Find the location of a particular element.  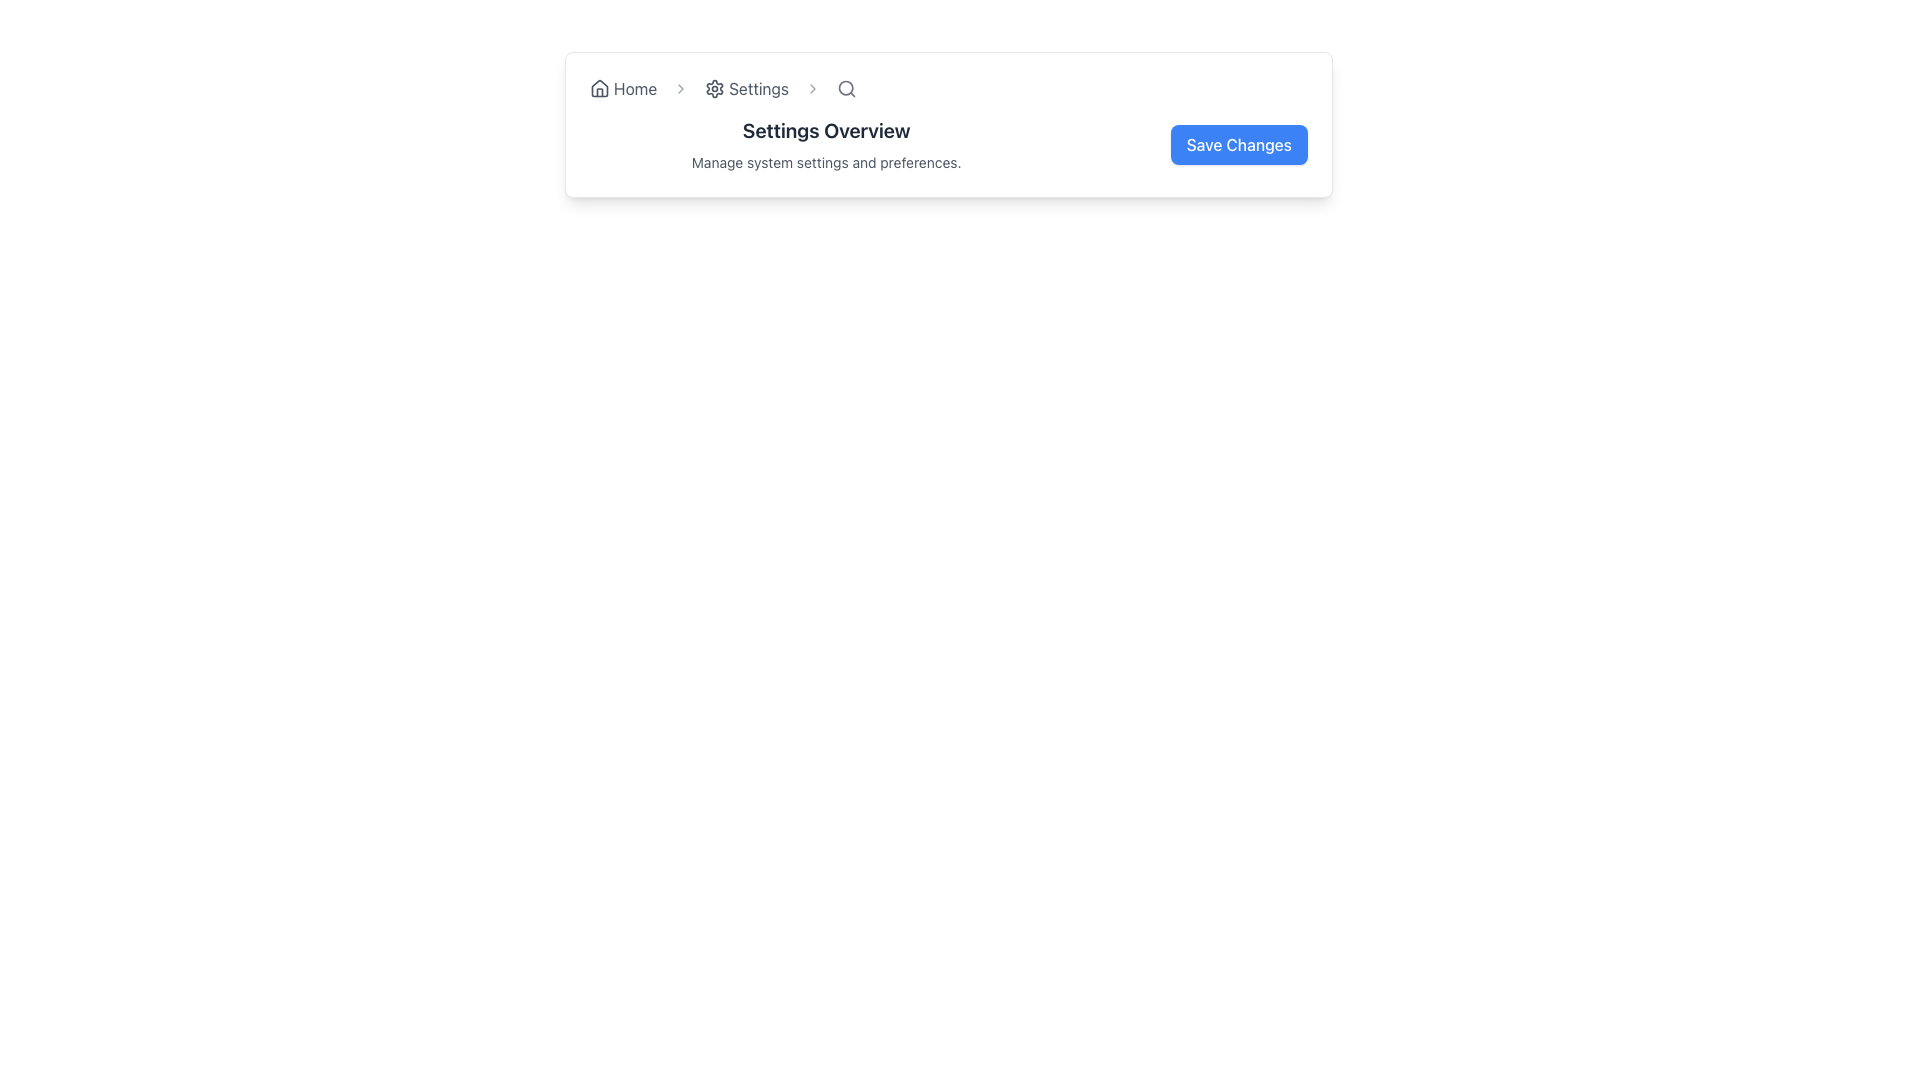

the search icon located in the breadcrumb navigation bar, which is the fourth element succeeding the 'Settings' text is located at coordinates (847, 87).